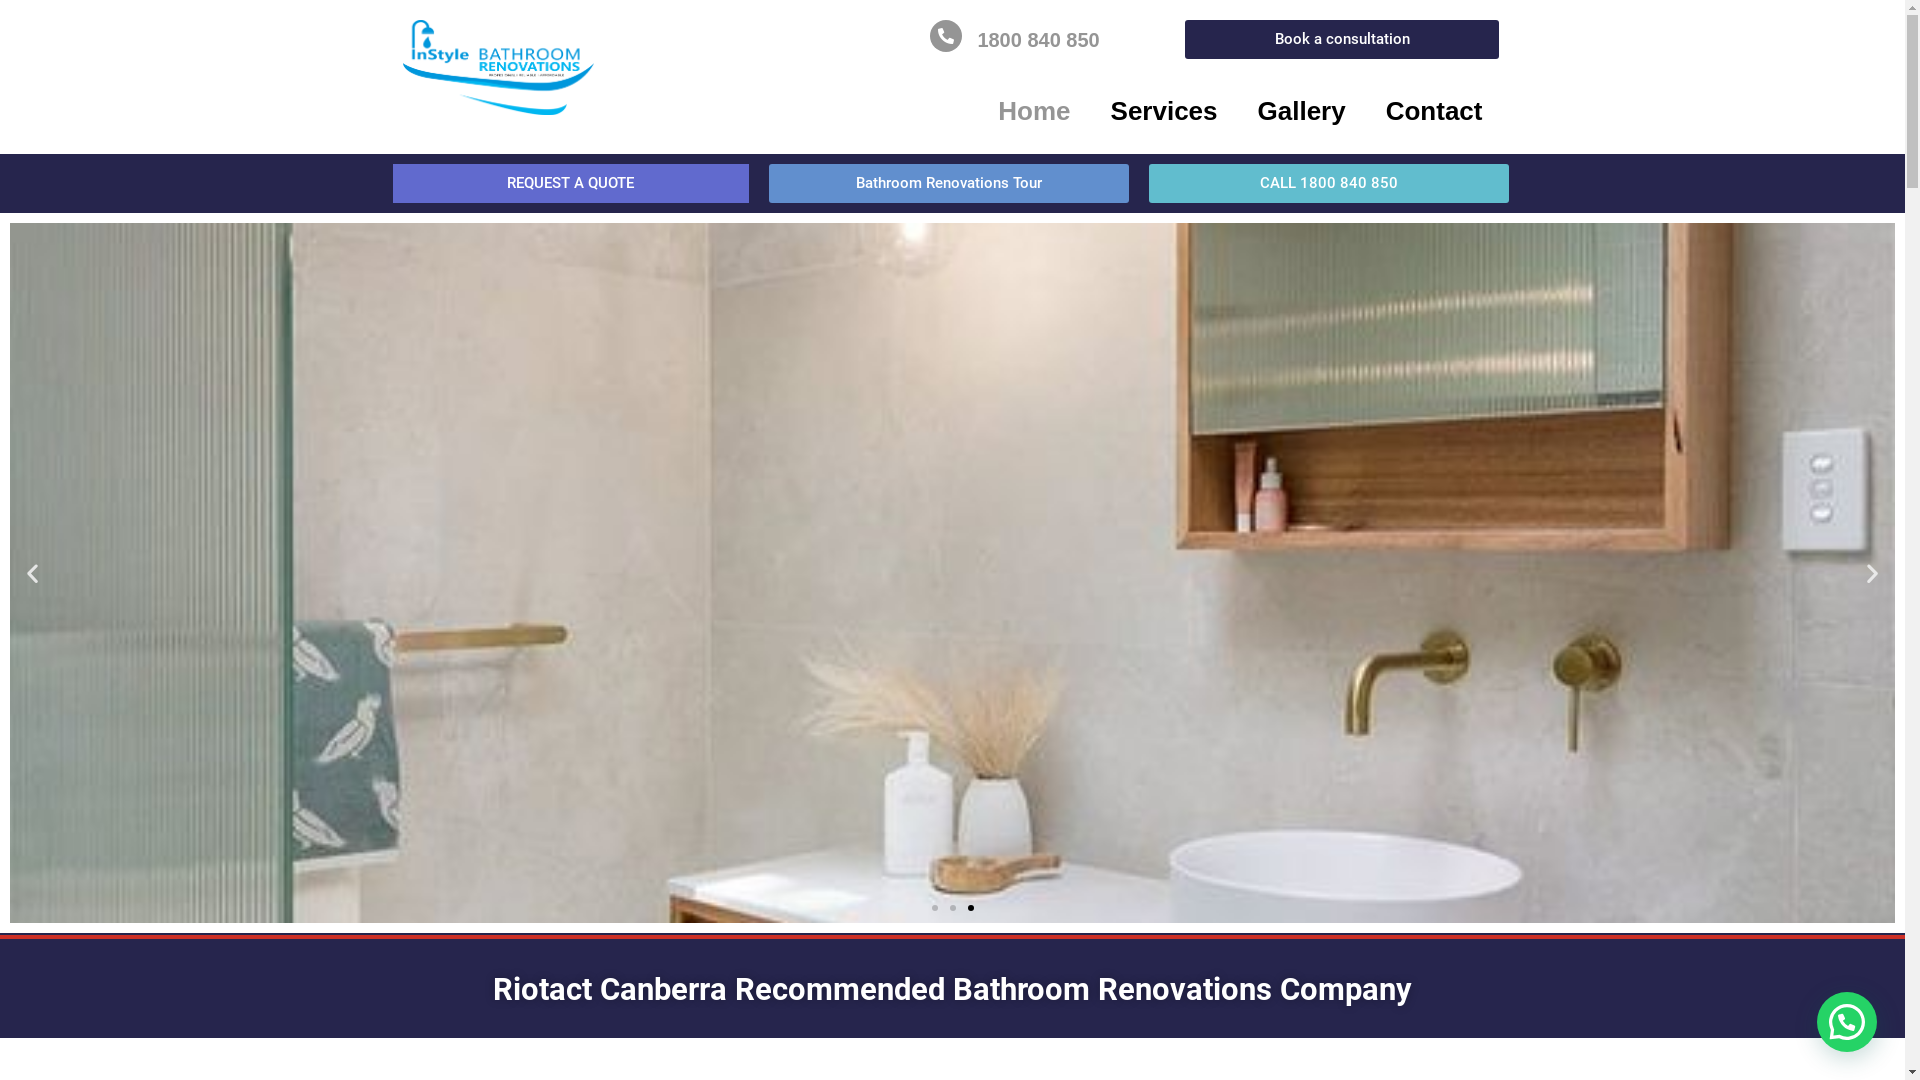 This screenshot has width=1920, height=1080. Describe the element at coordinates (1089, 111) in the screenshot. I see `'Services'` at that location.